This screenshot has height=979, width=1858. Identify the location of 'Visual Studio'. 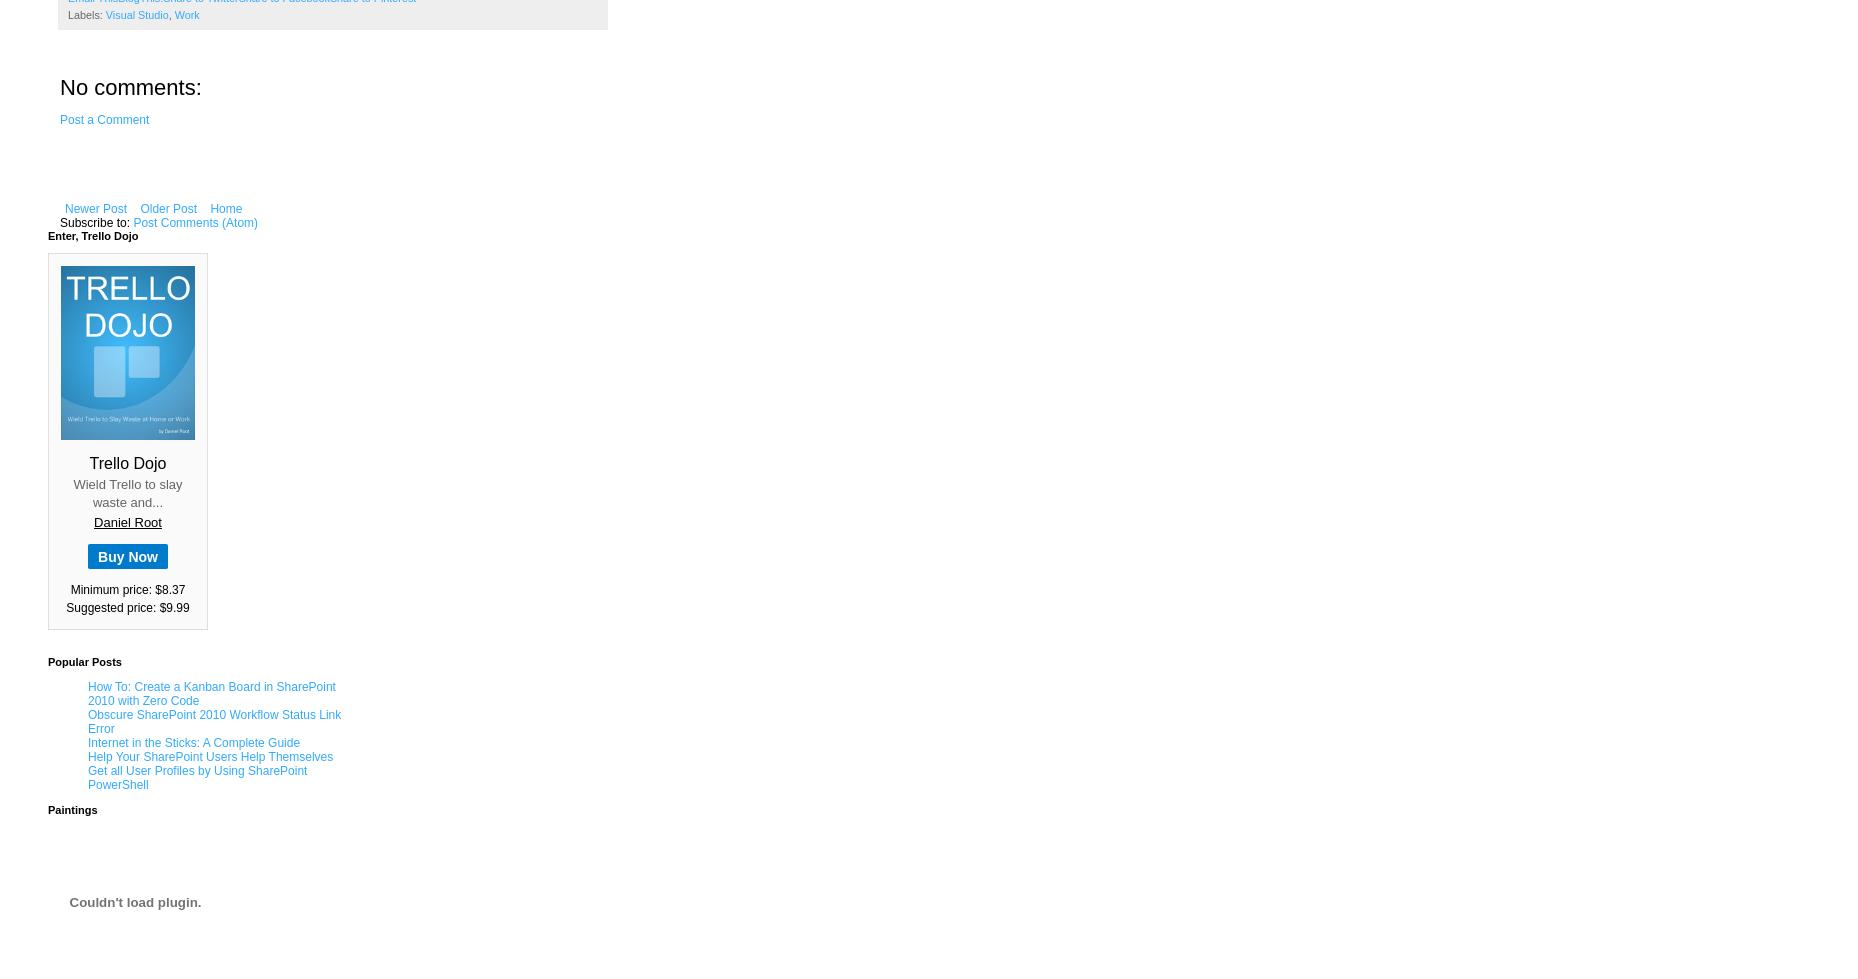
(136, 14).